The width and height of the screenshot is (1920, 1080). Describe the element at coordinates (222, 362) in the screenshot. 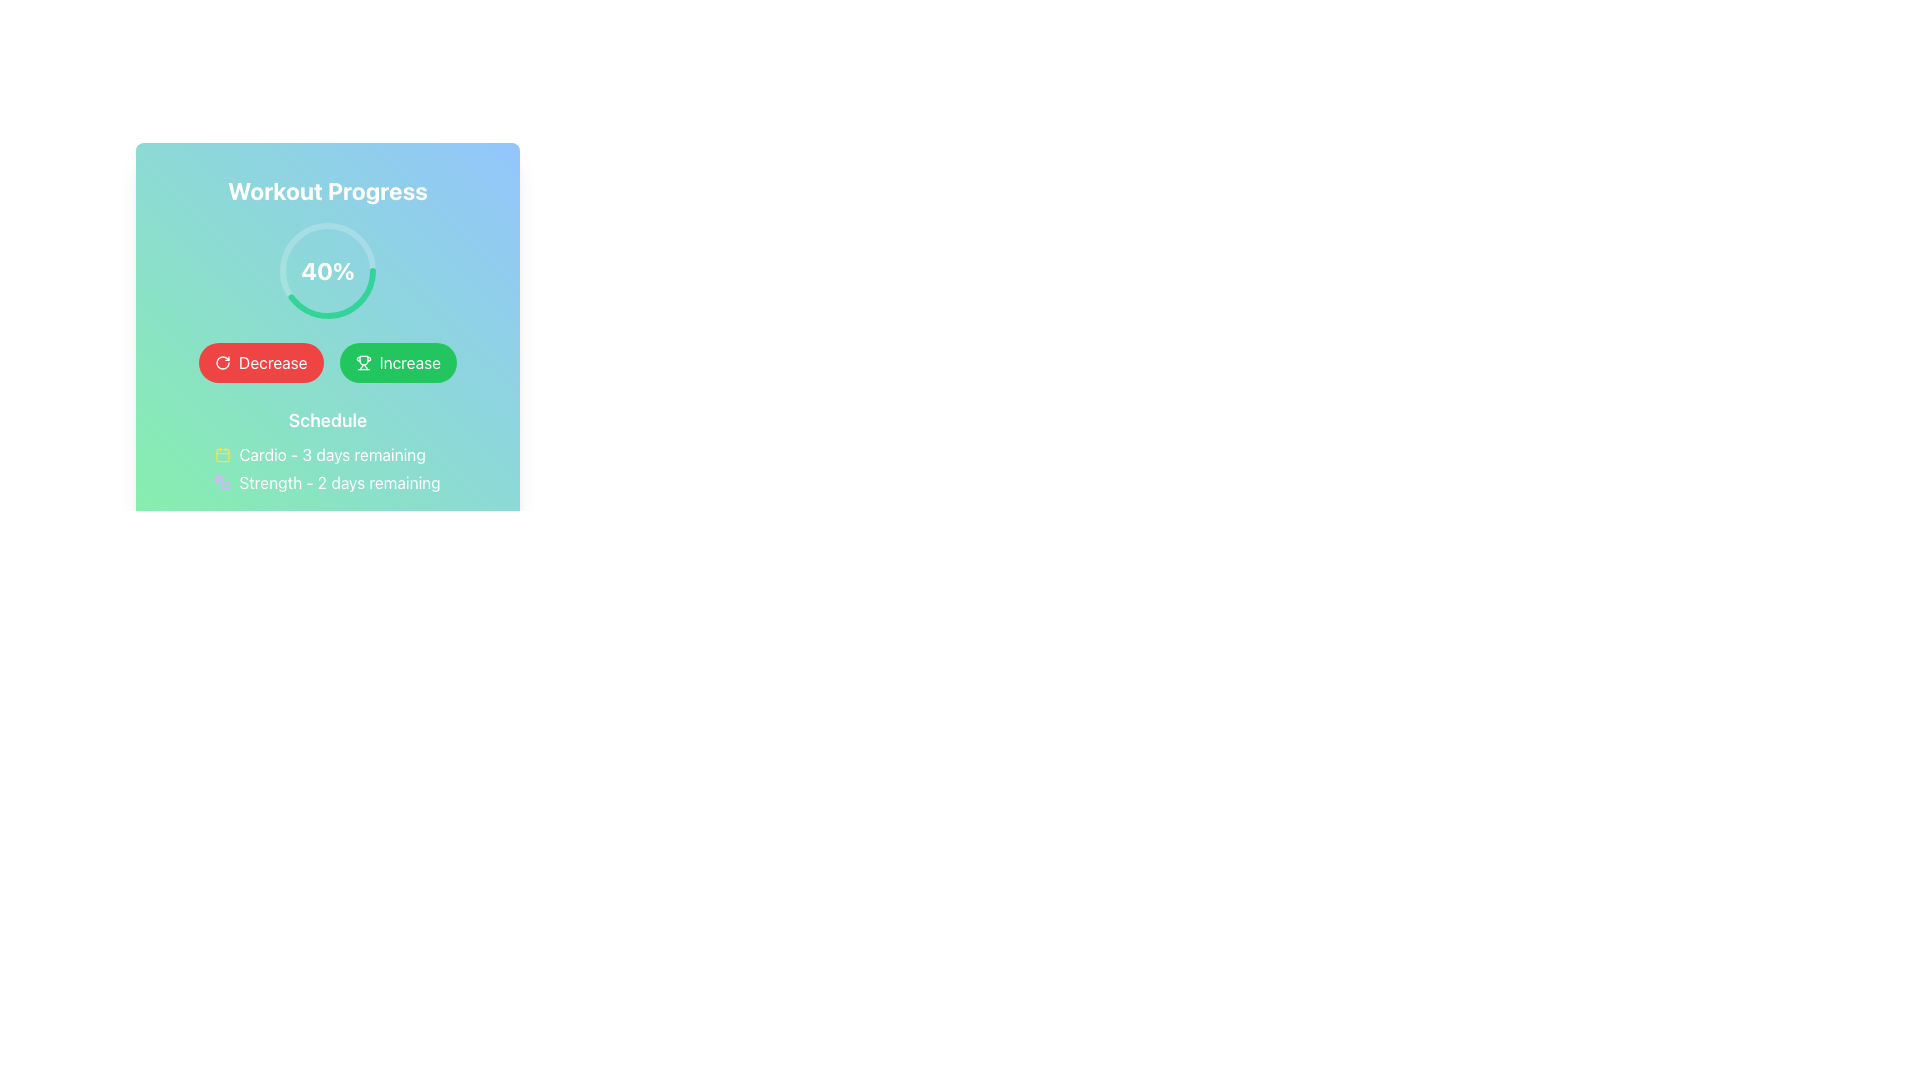

I see `the 'Decrease' button which contains a vector icon representing the 'Decrease' action, located below the circular progress indicator displaying '40%'` at that location.